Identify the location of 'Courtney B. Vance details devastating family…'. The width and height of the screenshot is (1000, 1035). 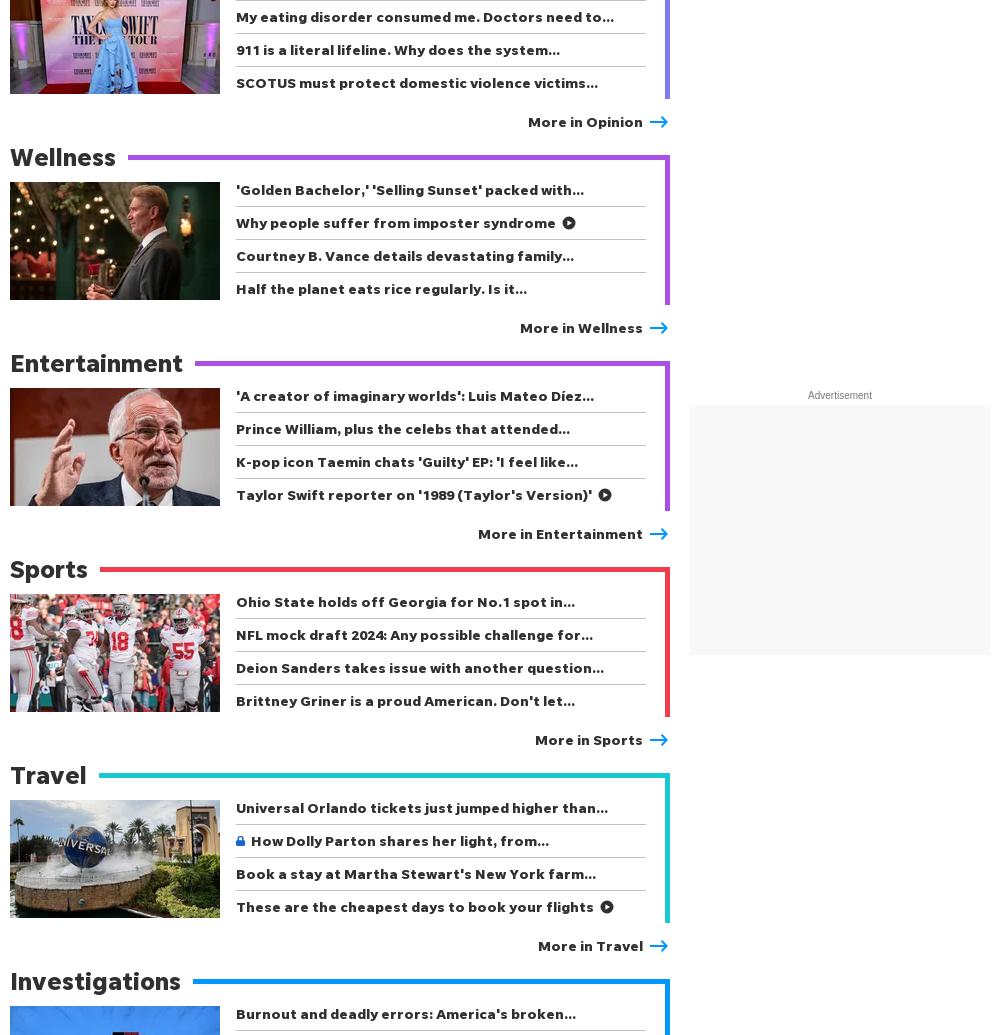
(405, 255).